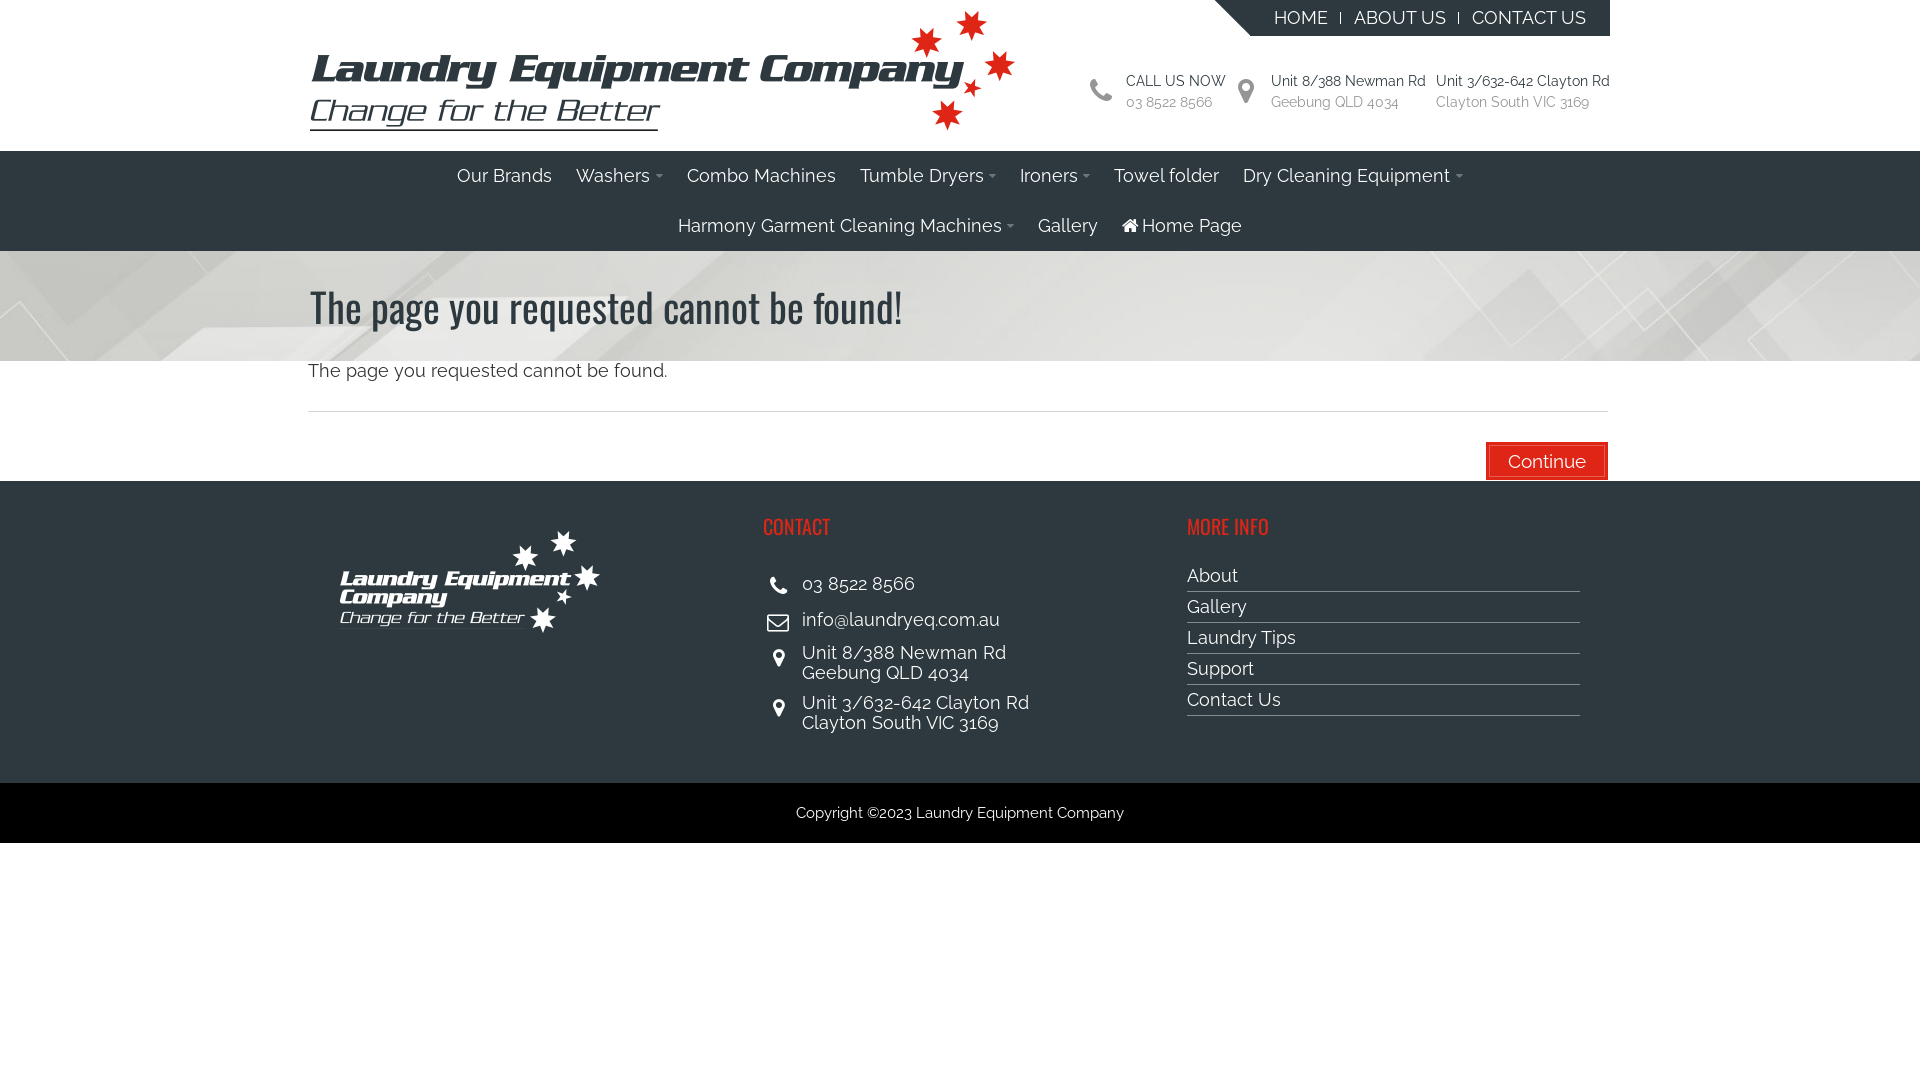 The image size is (1920, 1080). What do you see at coordinates (1382, 638) in the screenshot?
I see `'Laundry Tips'` at bounding box center [1382, 638].